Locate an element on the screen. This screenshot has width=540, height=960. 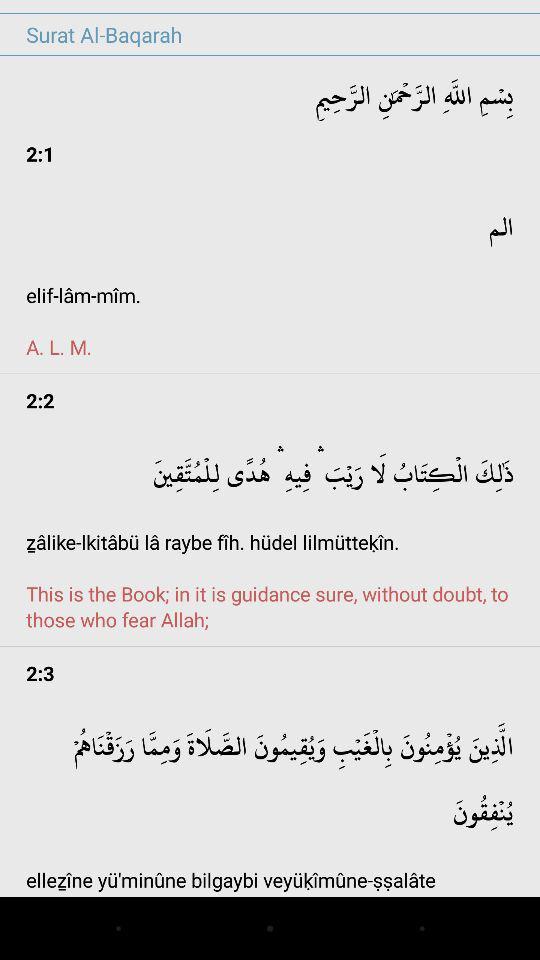
app below 2:3 icon is located at coordinates (270, 798).